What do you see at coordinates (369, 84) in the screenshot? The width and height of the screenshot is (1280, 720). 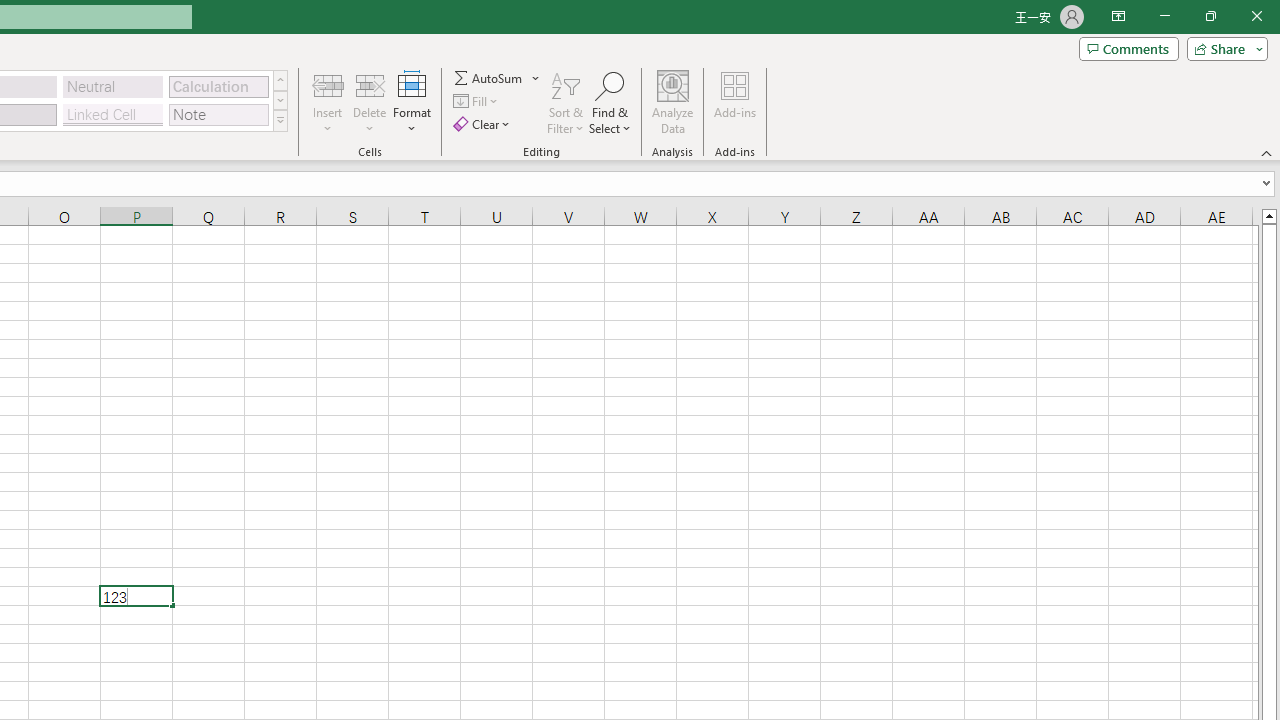 I see `'Delete Cells...'` at bounding box center [369, 84].